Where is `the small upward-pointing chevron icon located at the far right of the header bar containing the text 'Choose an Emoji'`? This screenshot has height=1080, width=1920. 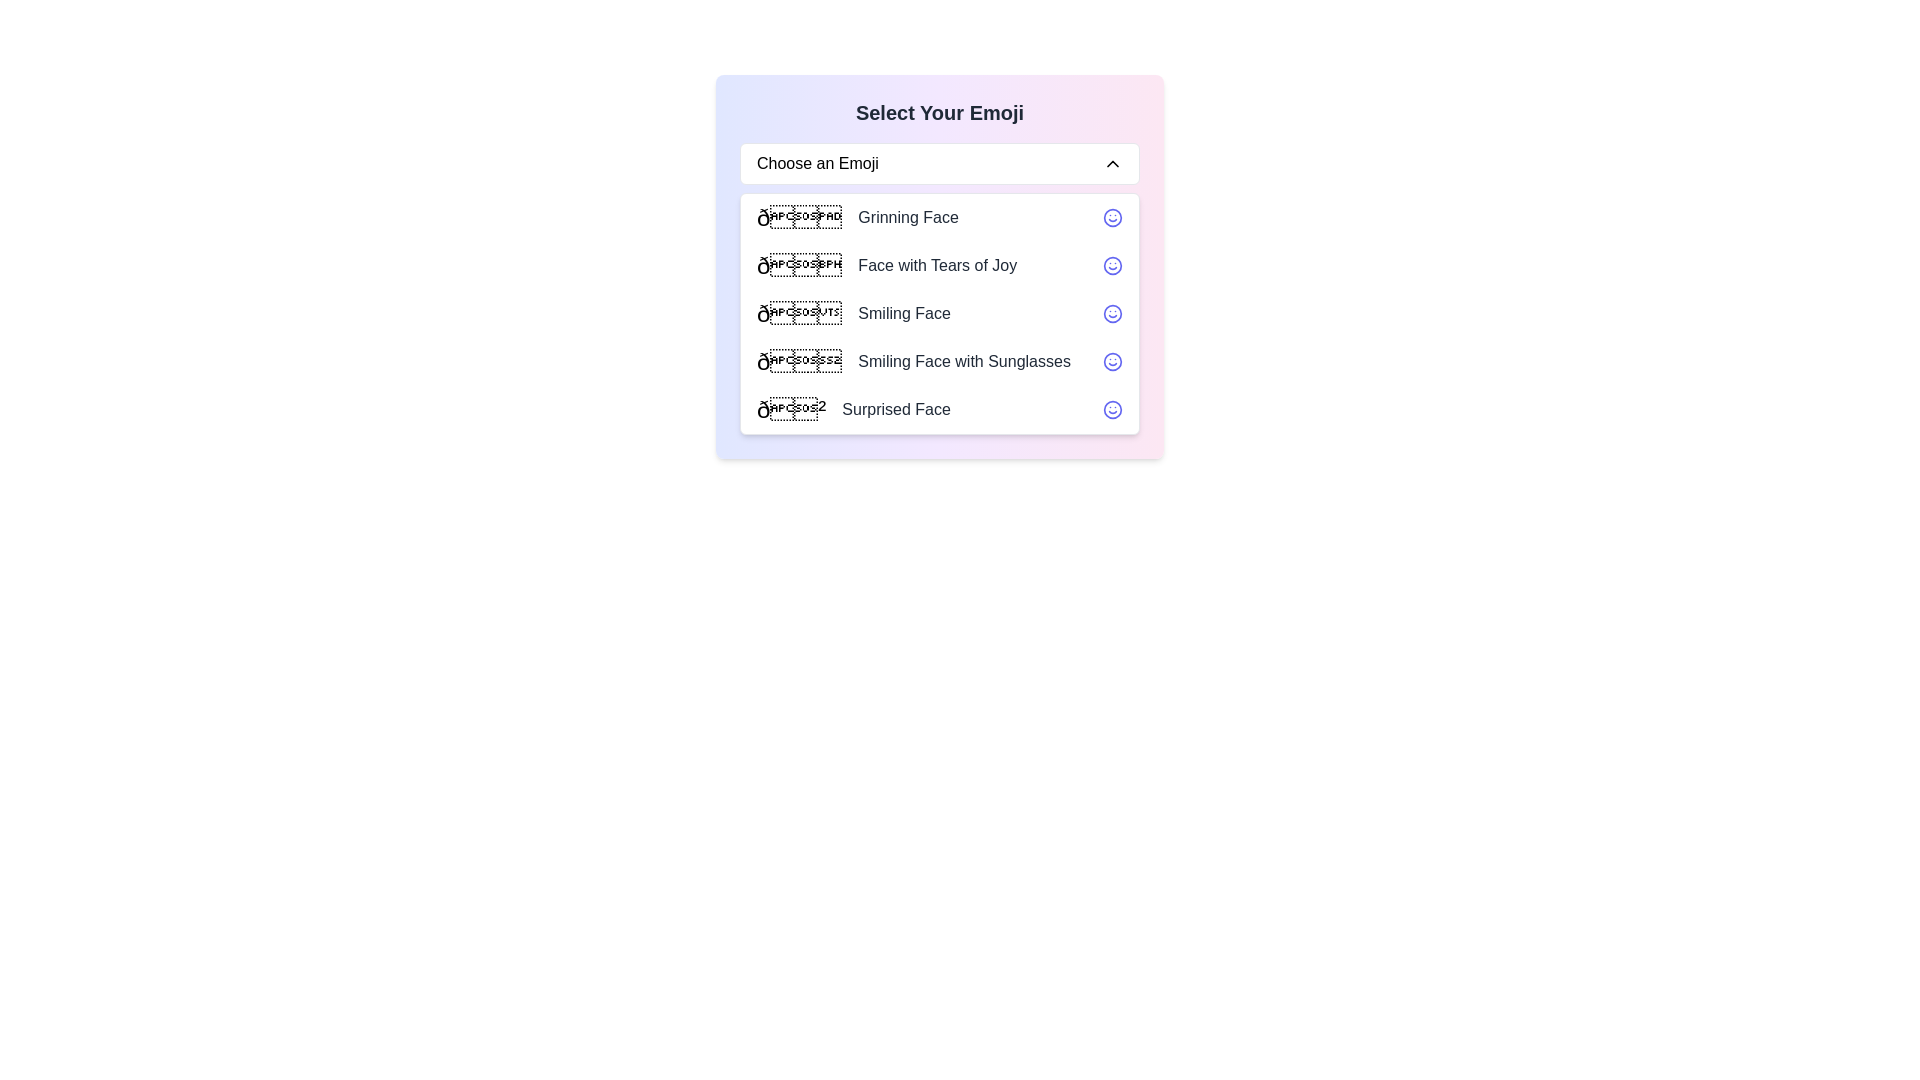
the small upward-pointing chevron icon located at the far right of the header bar containing the text 'Choose an Emoji' is located at coordinates (1112, 163).